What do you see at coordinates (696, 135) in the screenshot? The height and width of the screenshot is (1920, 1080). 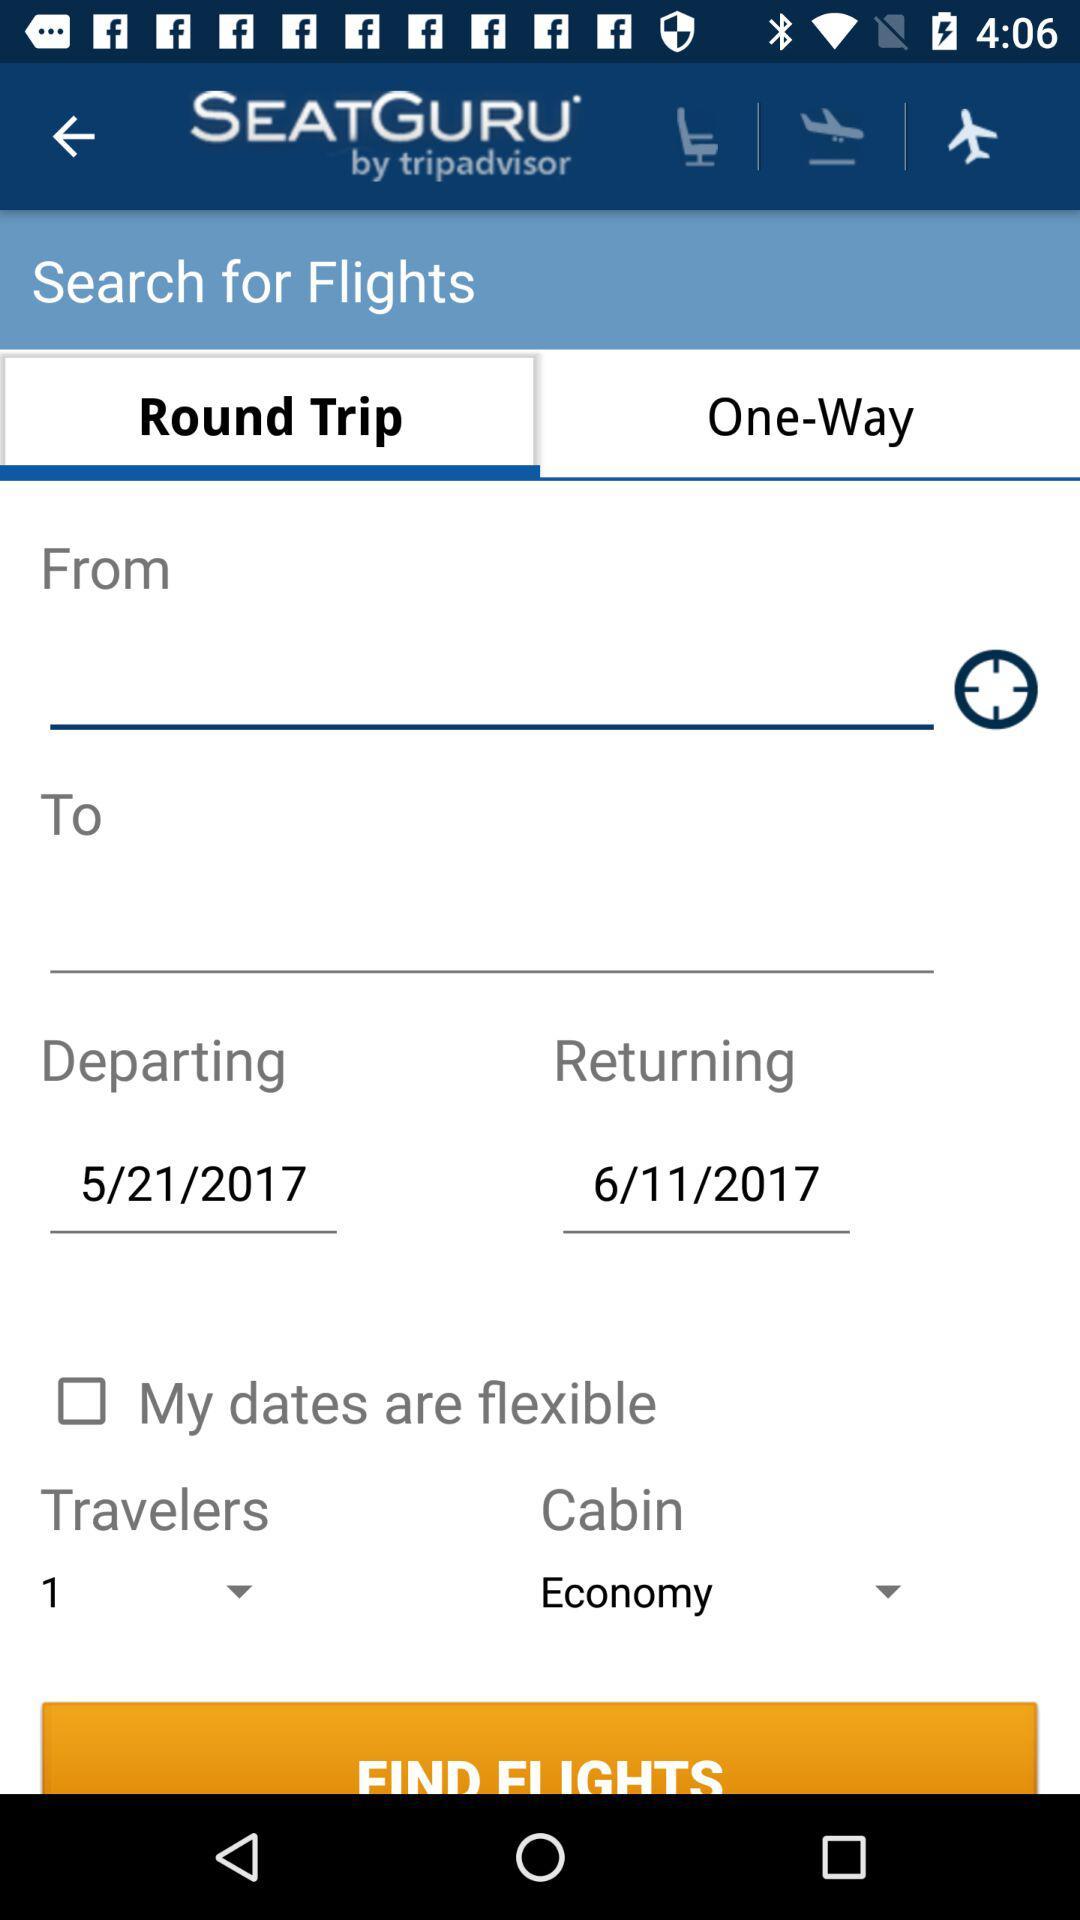 I see `plan seating` at bounding box center [696, 135].